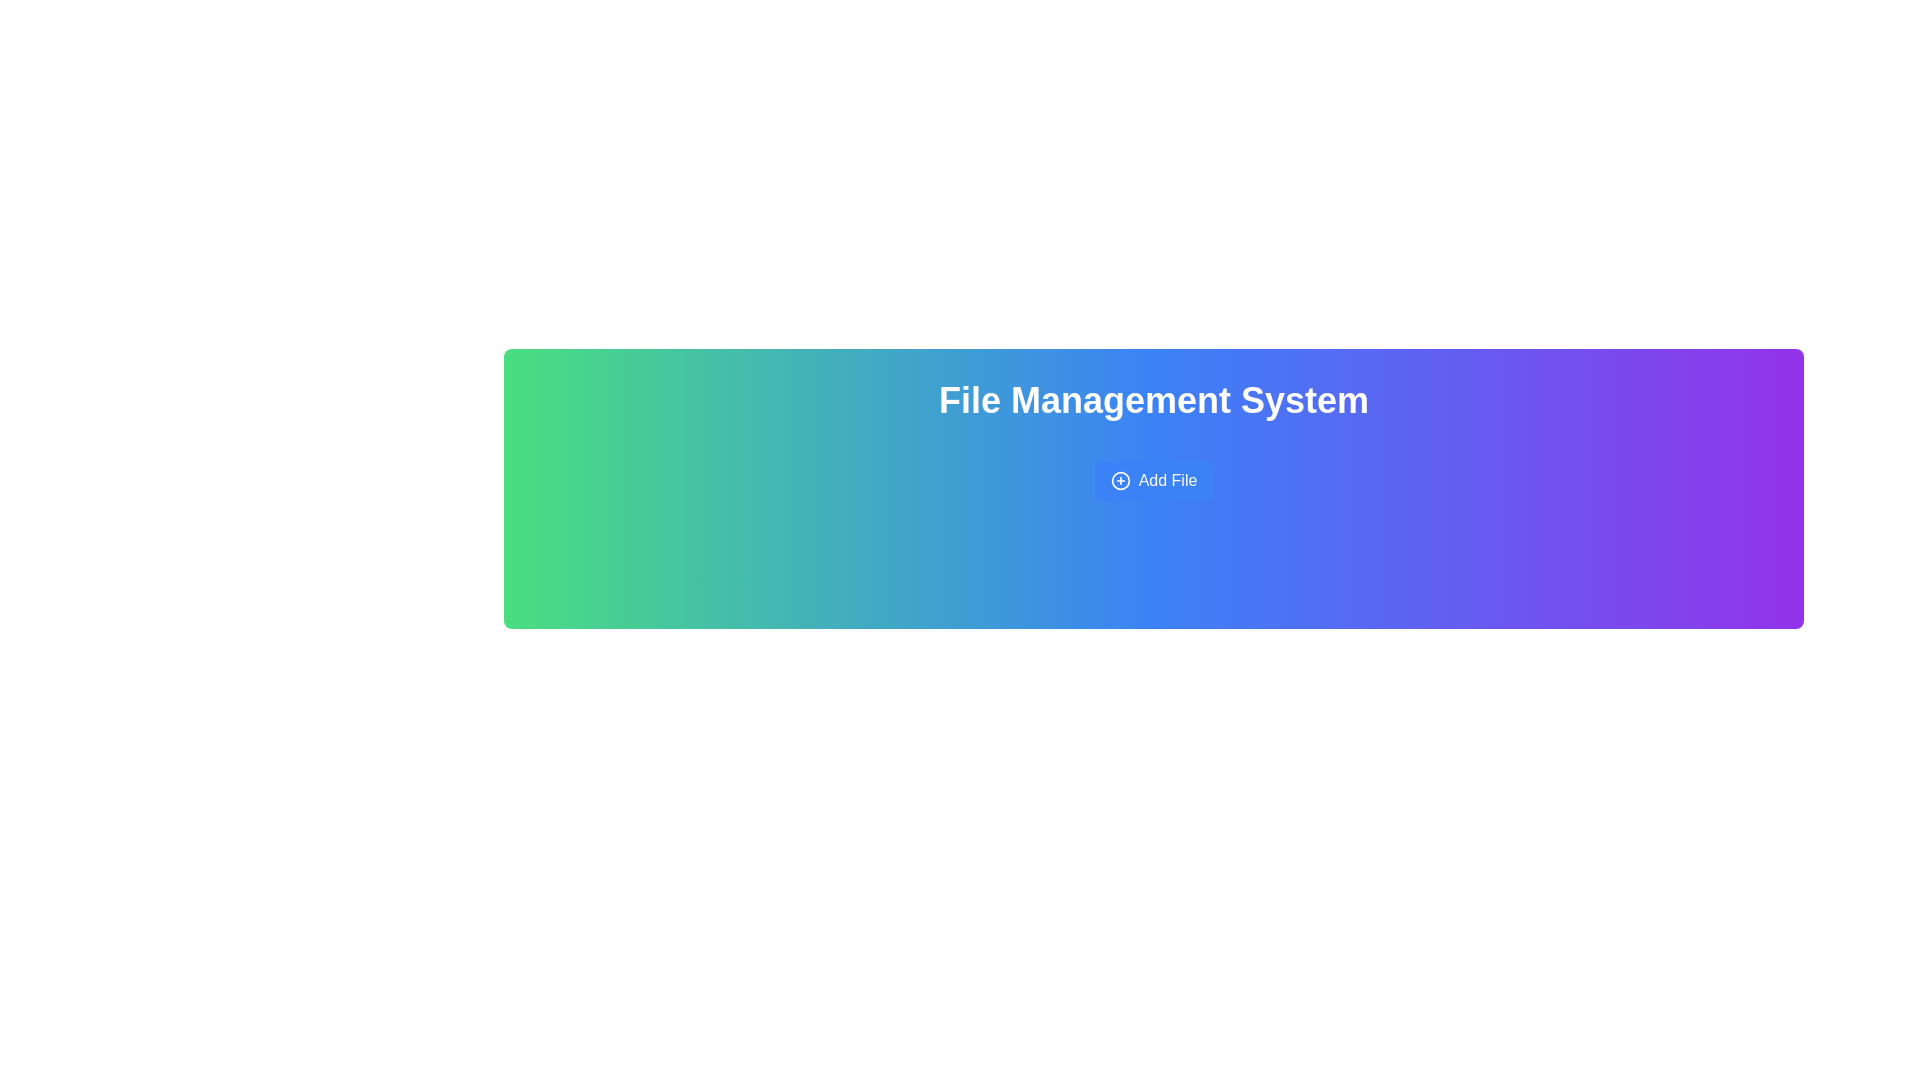  I want to click on the button labeled 'Add Files' located centrally beneath the 'File Management System' title, so click(1153, 481).